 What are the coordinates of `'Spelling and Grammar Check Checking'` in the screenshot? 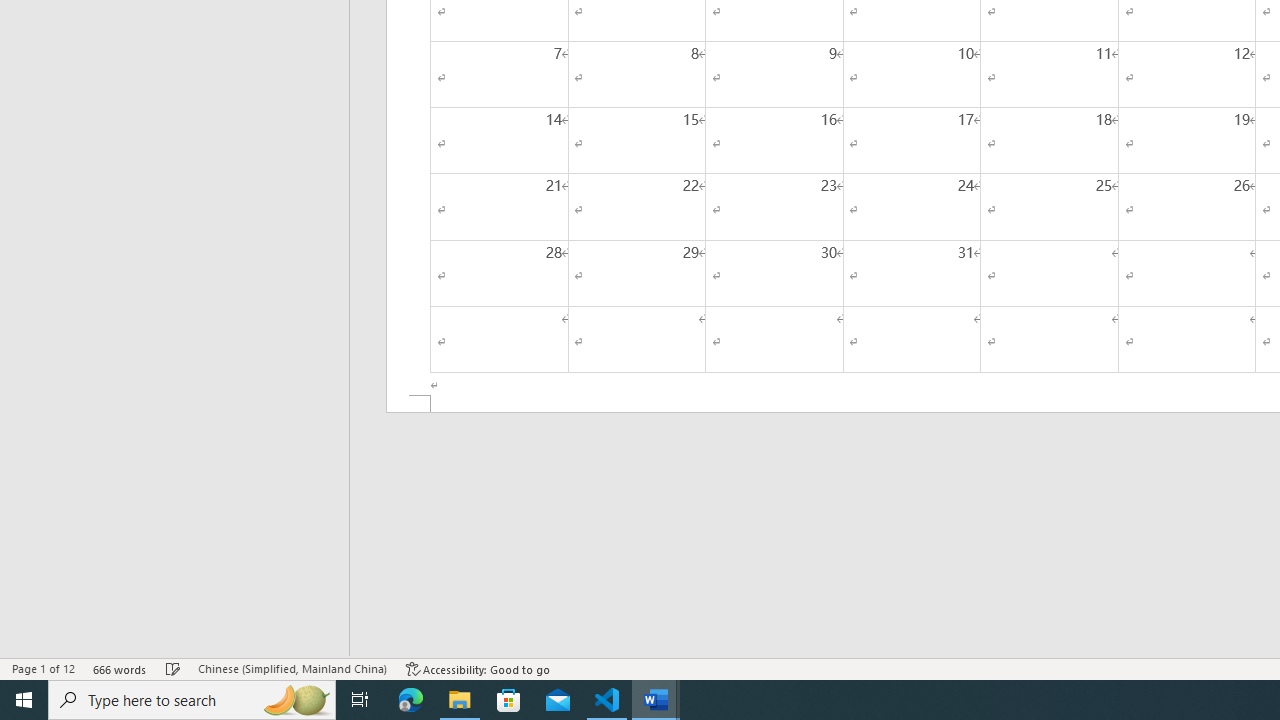 It's located at (173, 669).